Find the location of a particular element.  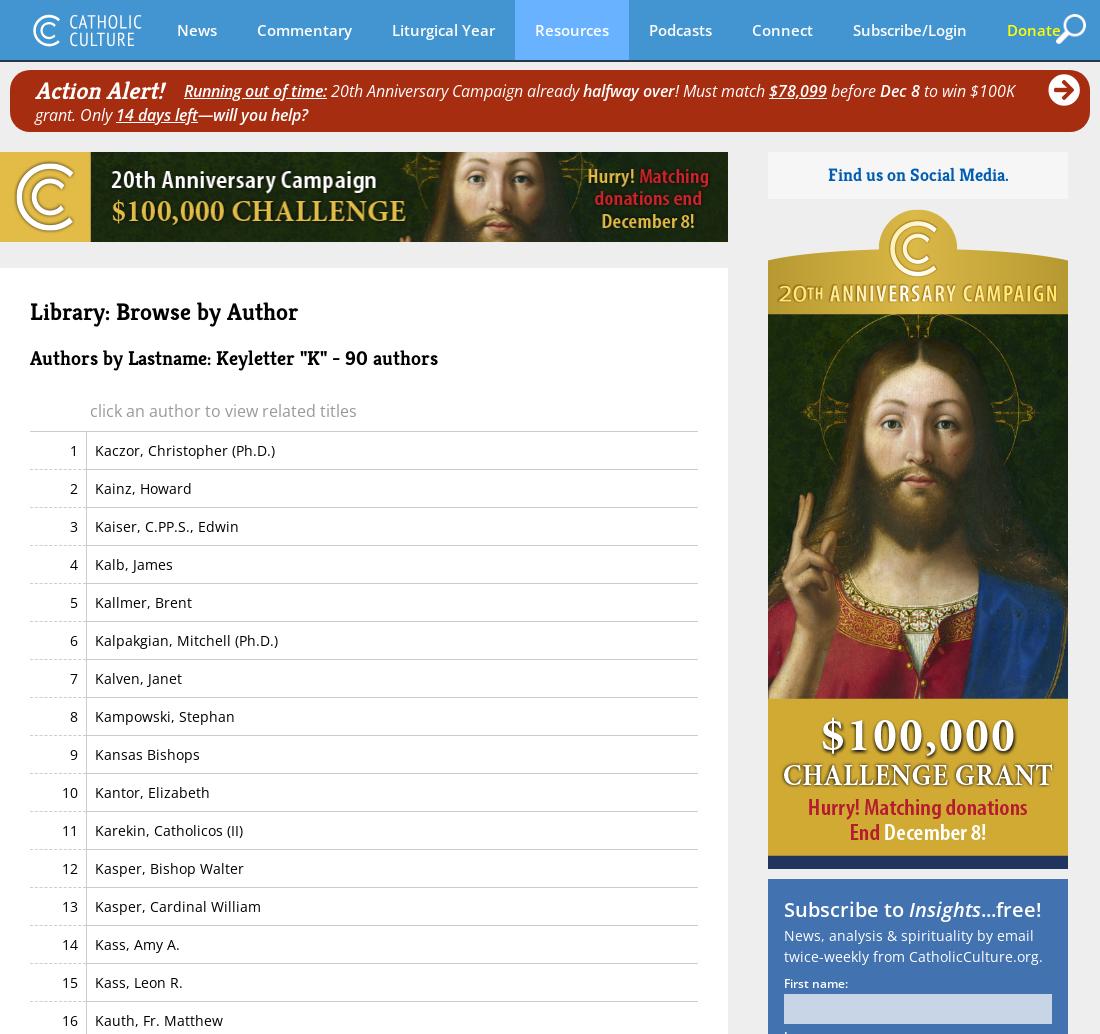

'Kaiser, C.PP.S., Edwin' is located at coordinates (165, 525).